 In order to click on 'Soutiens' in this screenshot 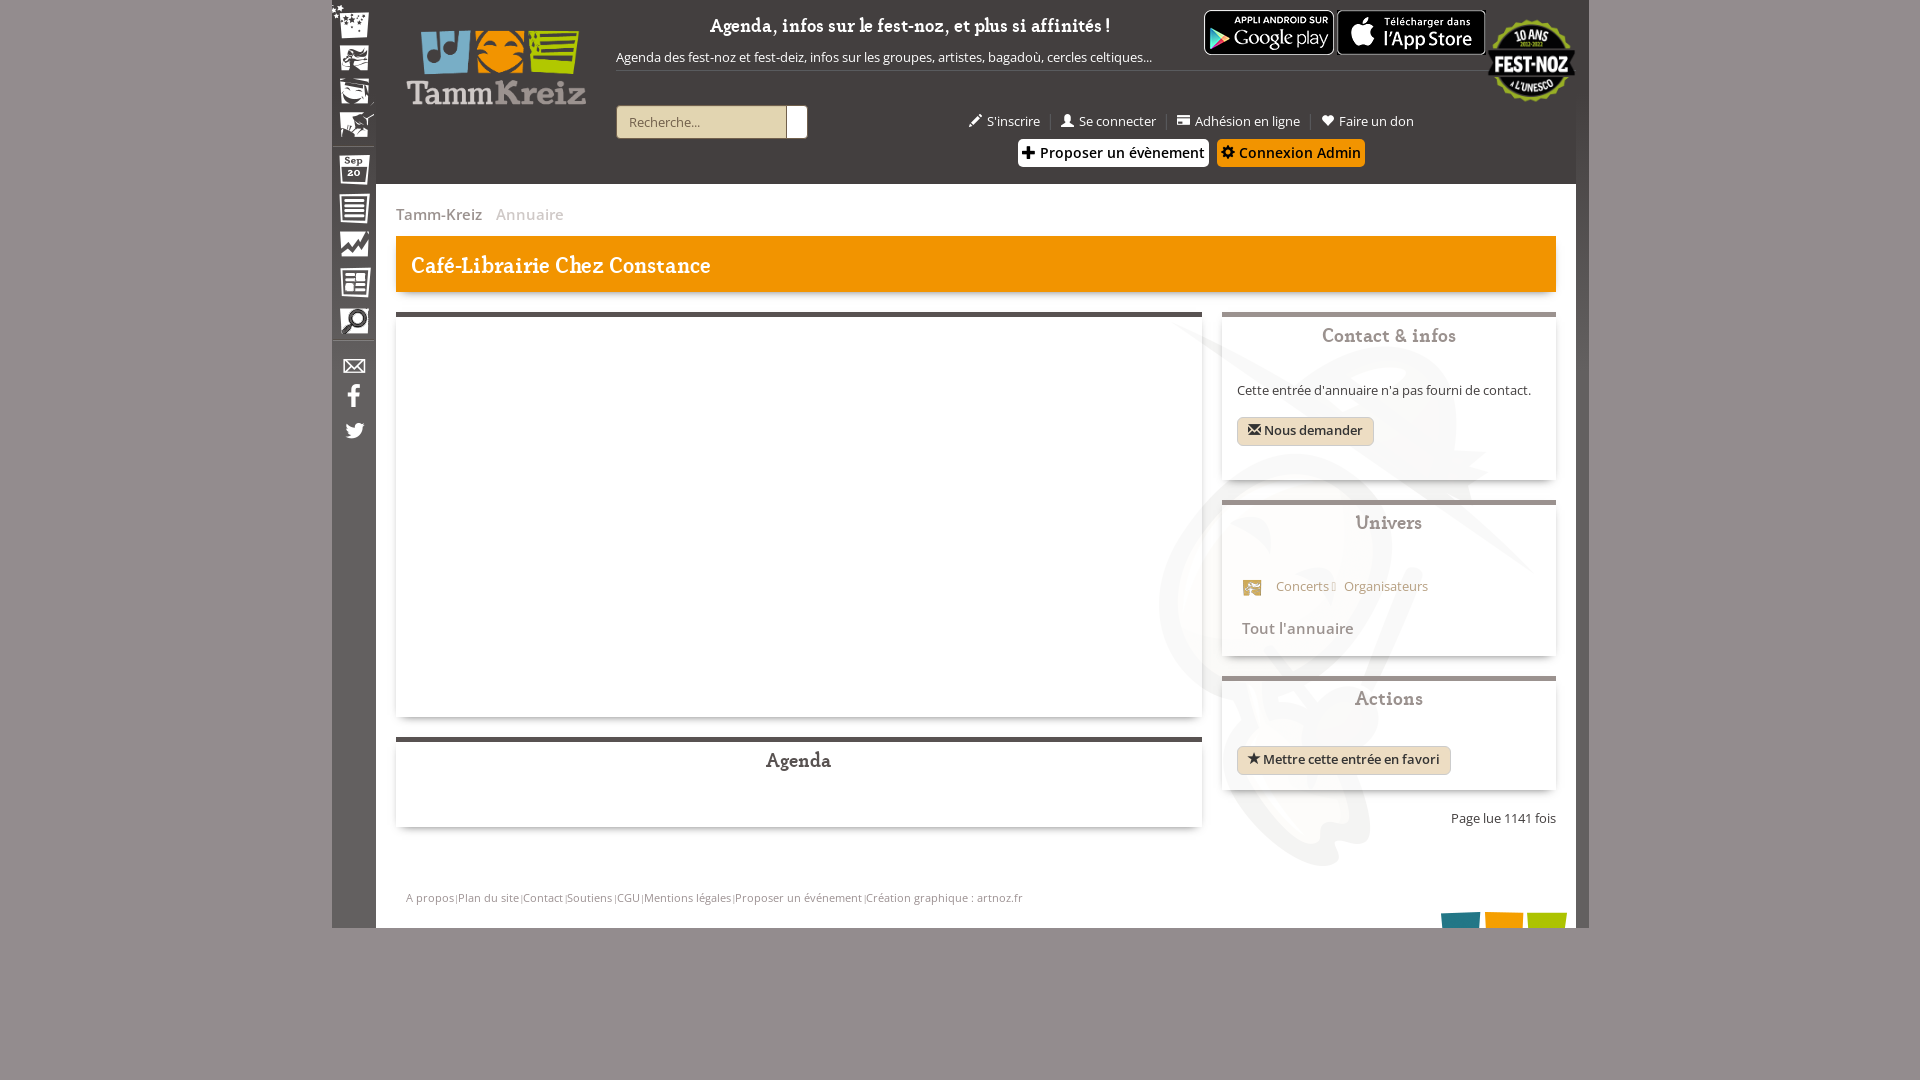, I will do `click(588, 896)`.